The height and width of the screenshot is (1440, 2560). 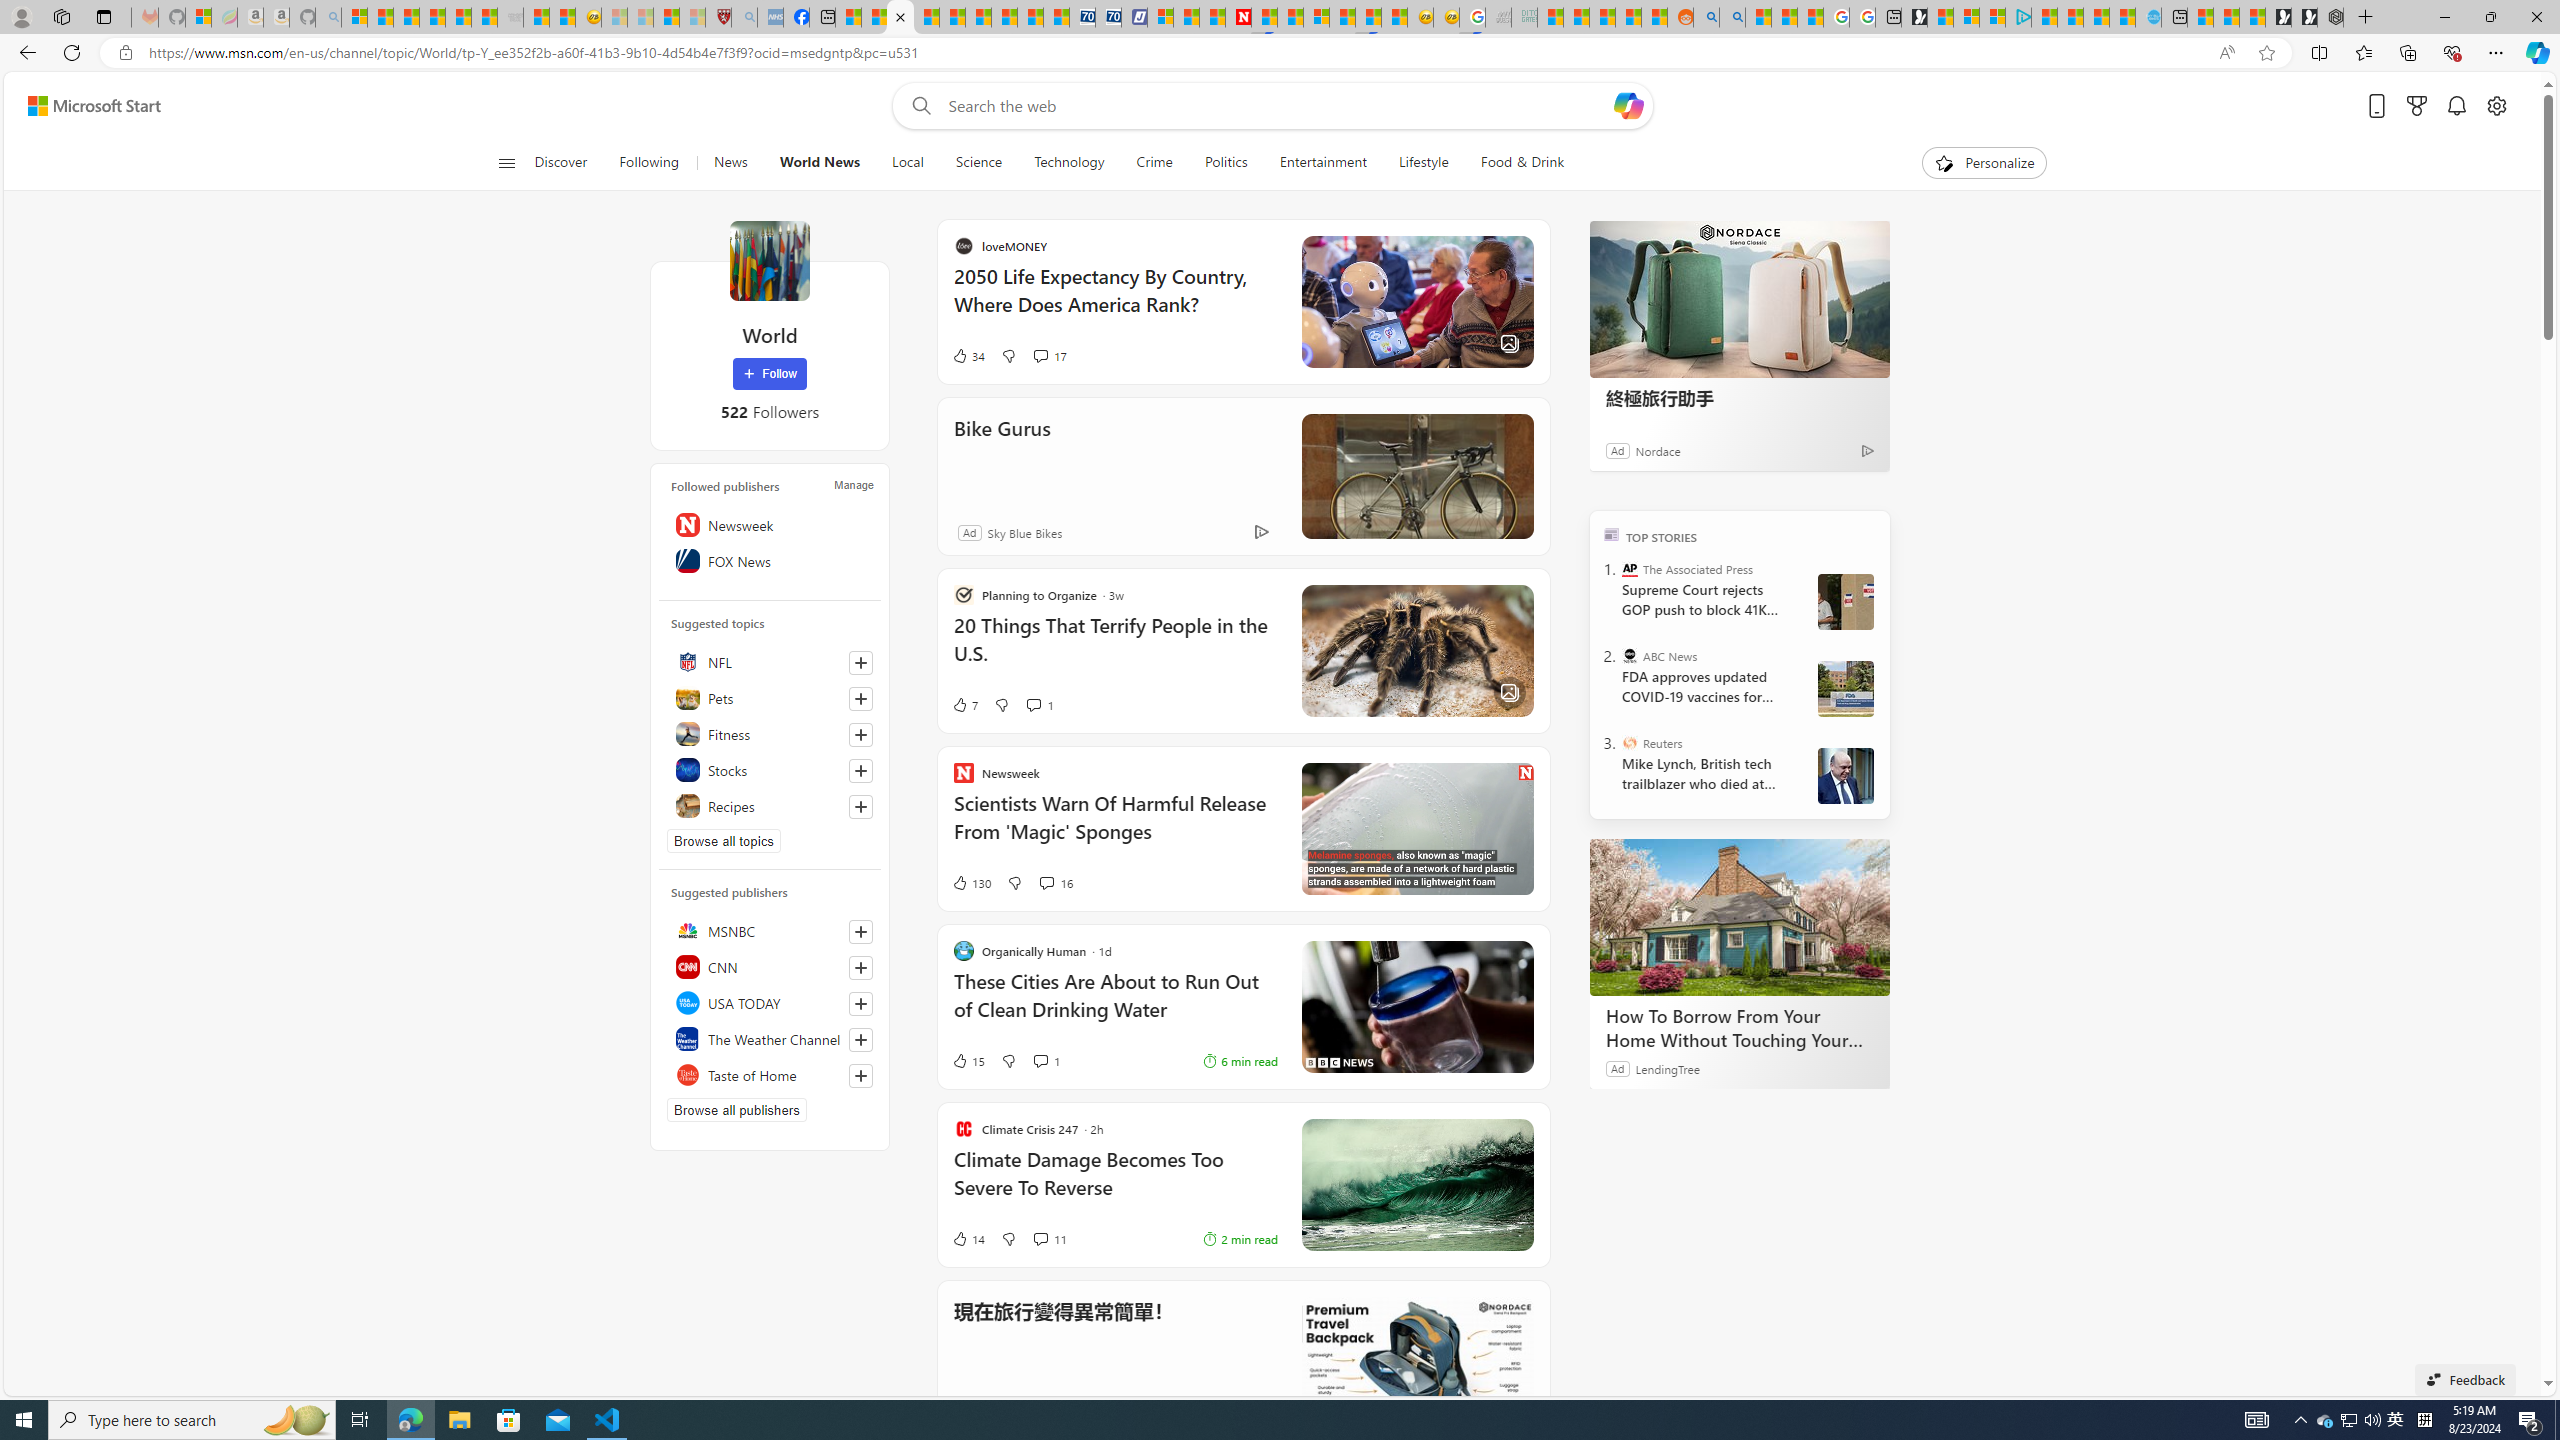 What do you see at coordinates (1630, 742) in the screenshot?
I see `'Reuters'` at bounding box center [1630, 742].